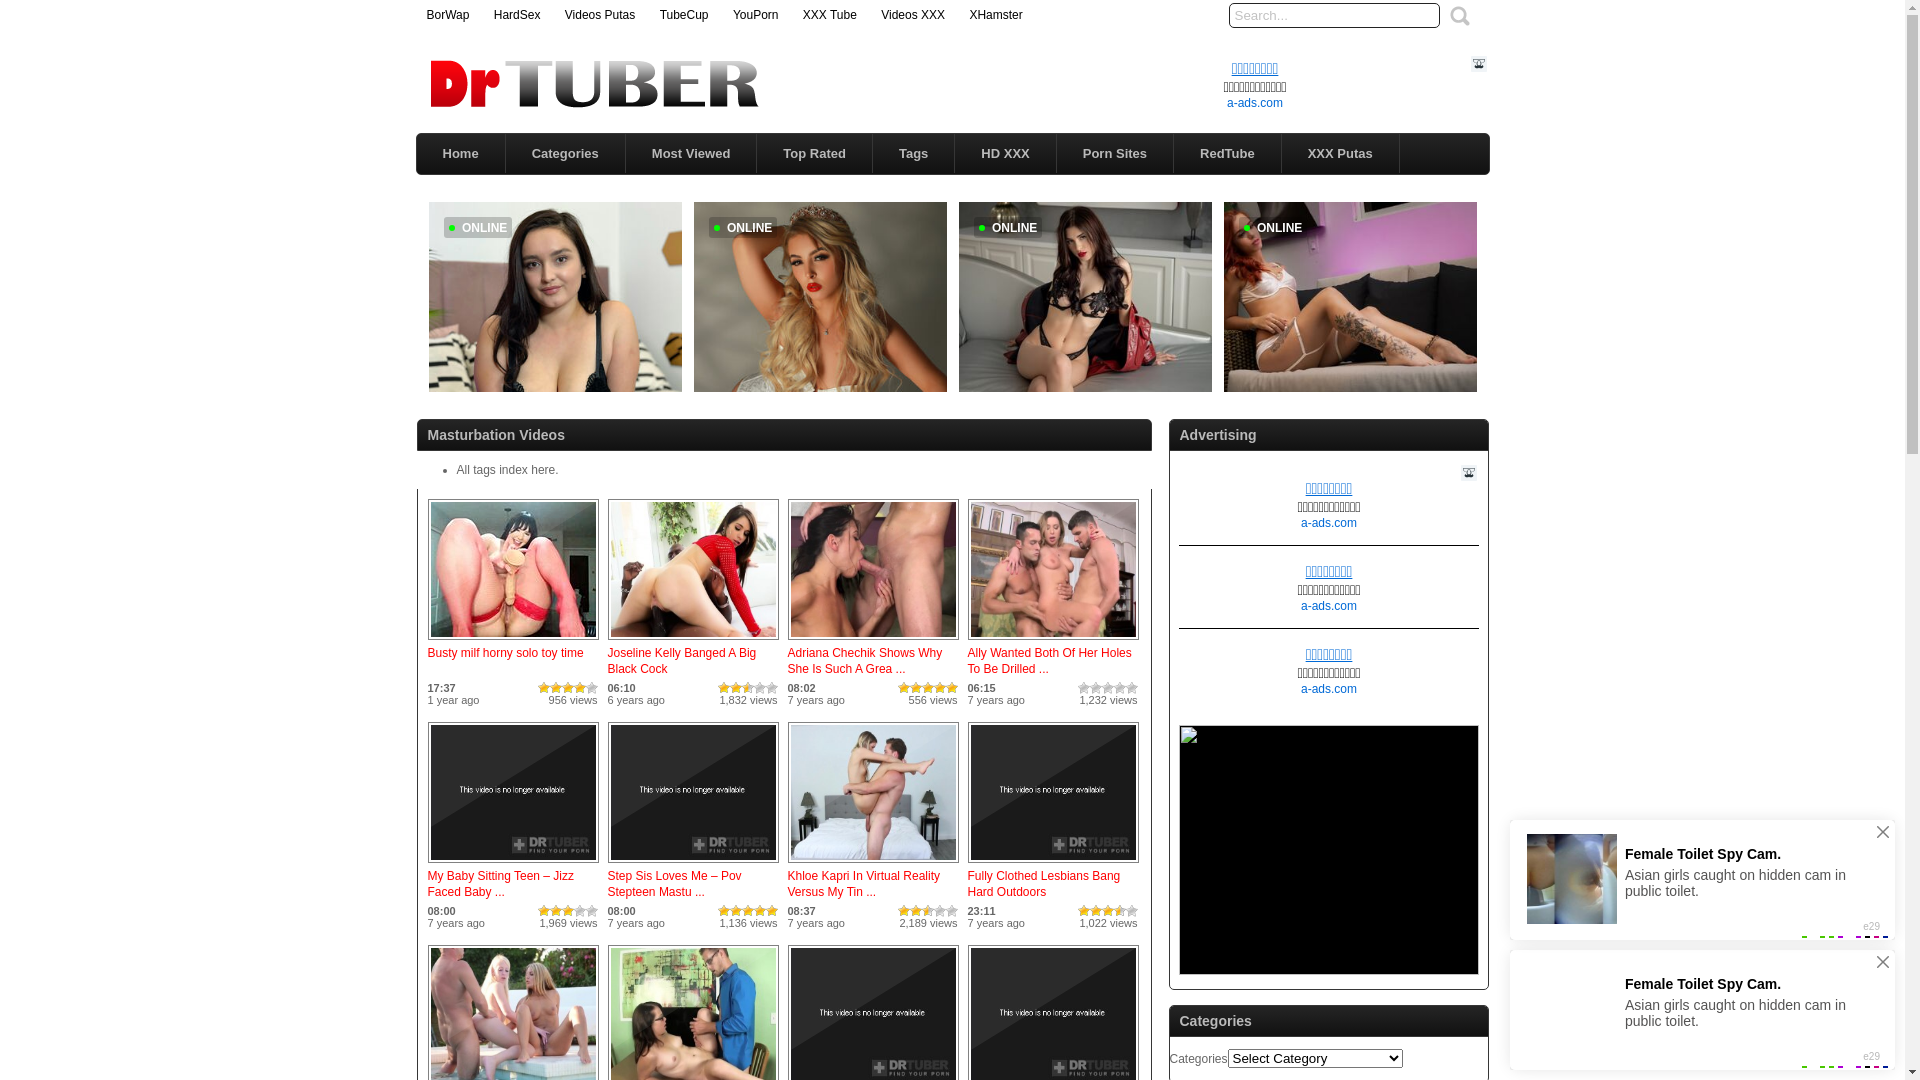 The height and width of the screenshot is (1080, 1920). I want to click on '3 Stars', so click(566, 686).